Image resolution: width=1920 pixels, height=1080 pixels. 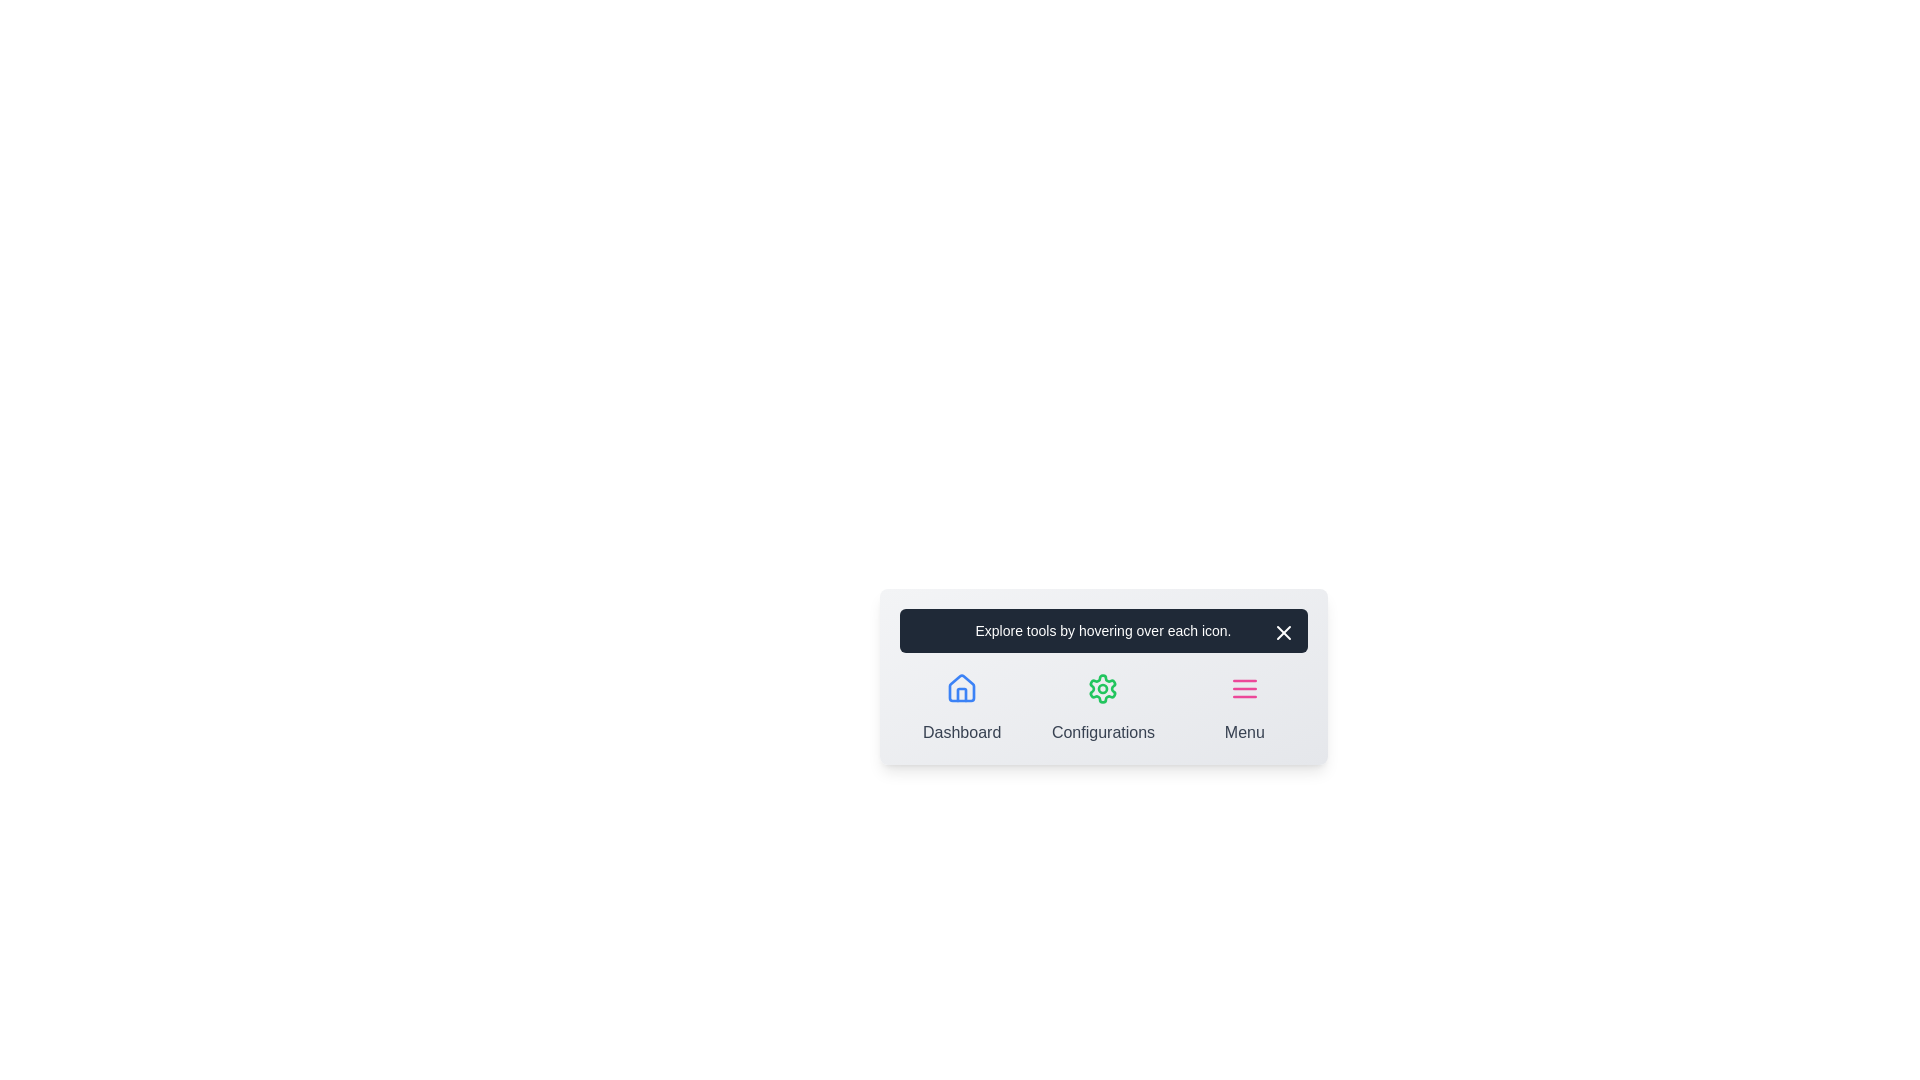 I want to click on the circular button with a blue house icon located in the bottom-left quadrant, so click(x=962, y=688).